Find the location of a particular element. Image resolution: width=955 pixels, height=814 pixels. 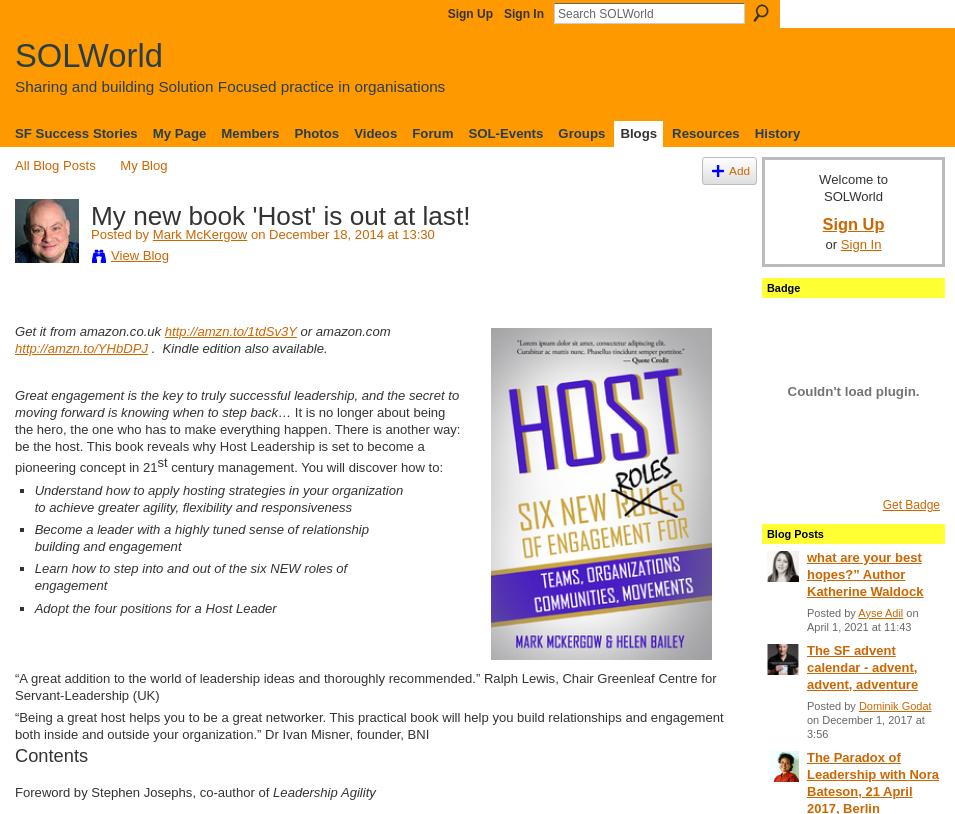

'on December 1, 2017 at 3:56' is located at coordinates (865, 726).